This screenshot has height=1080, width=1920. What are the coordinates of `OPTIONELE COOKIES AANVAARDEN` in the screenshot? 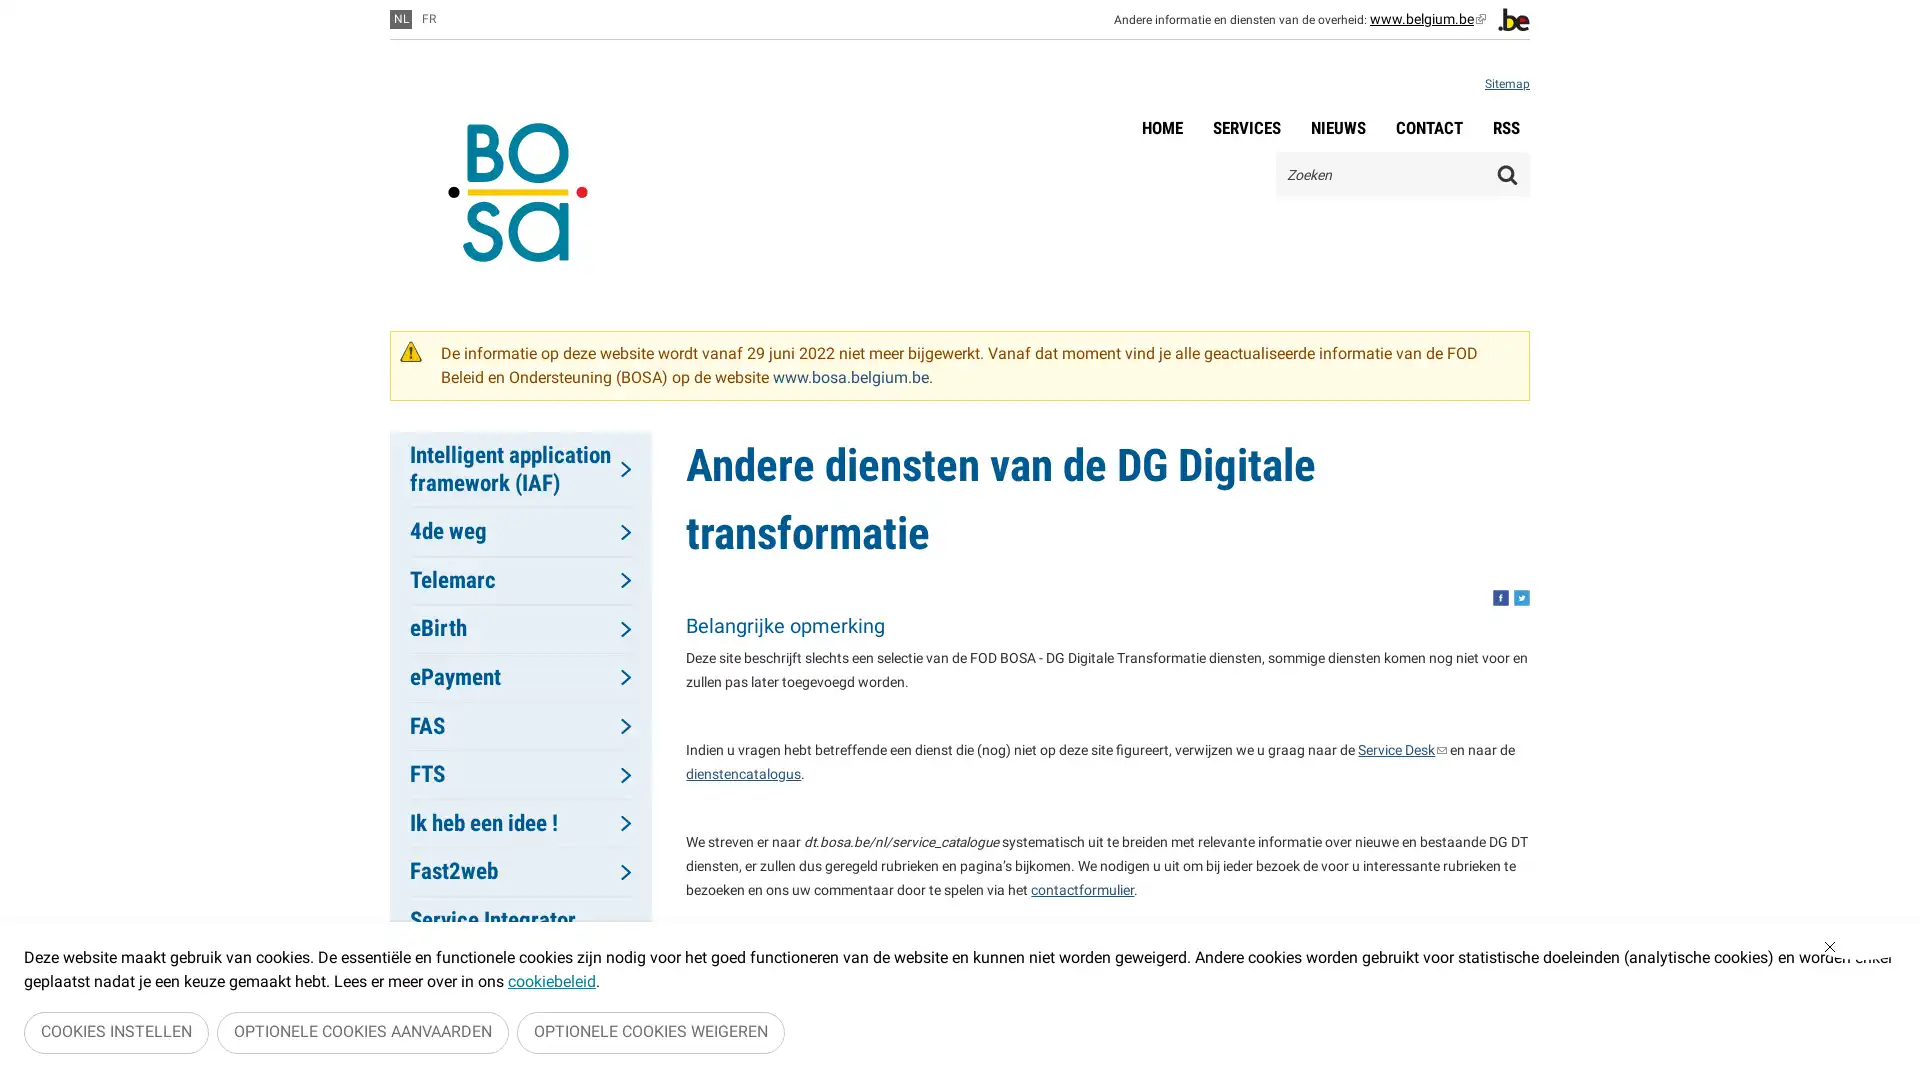 It's located at (363, 1034).